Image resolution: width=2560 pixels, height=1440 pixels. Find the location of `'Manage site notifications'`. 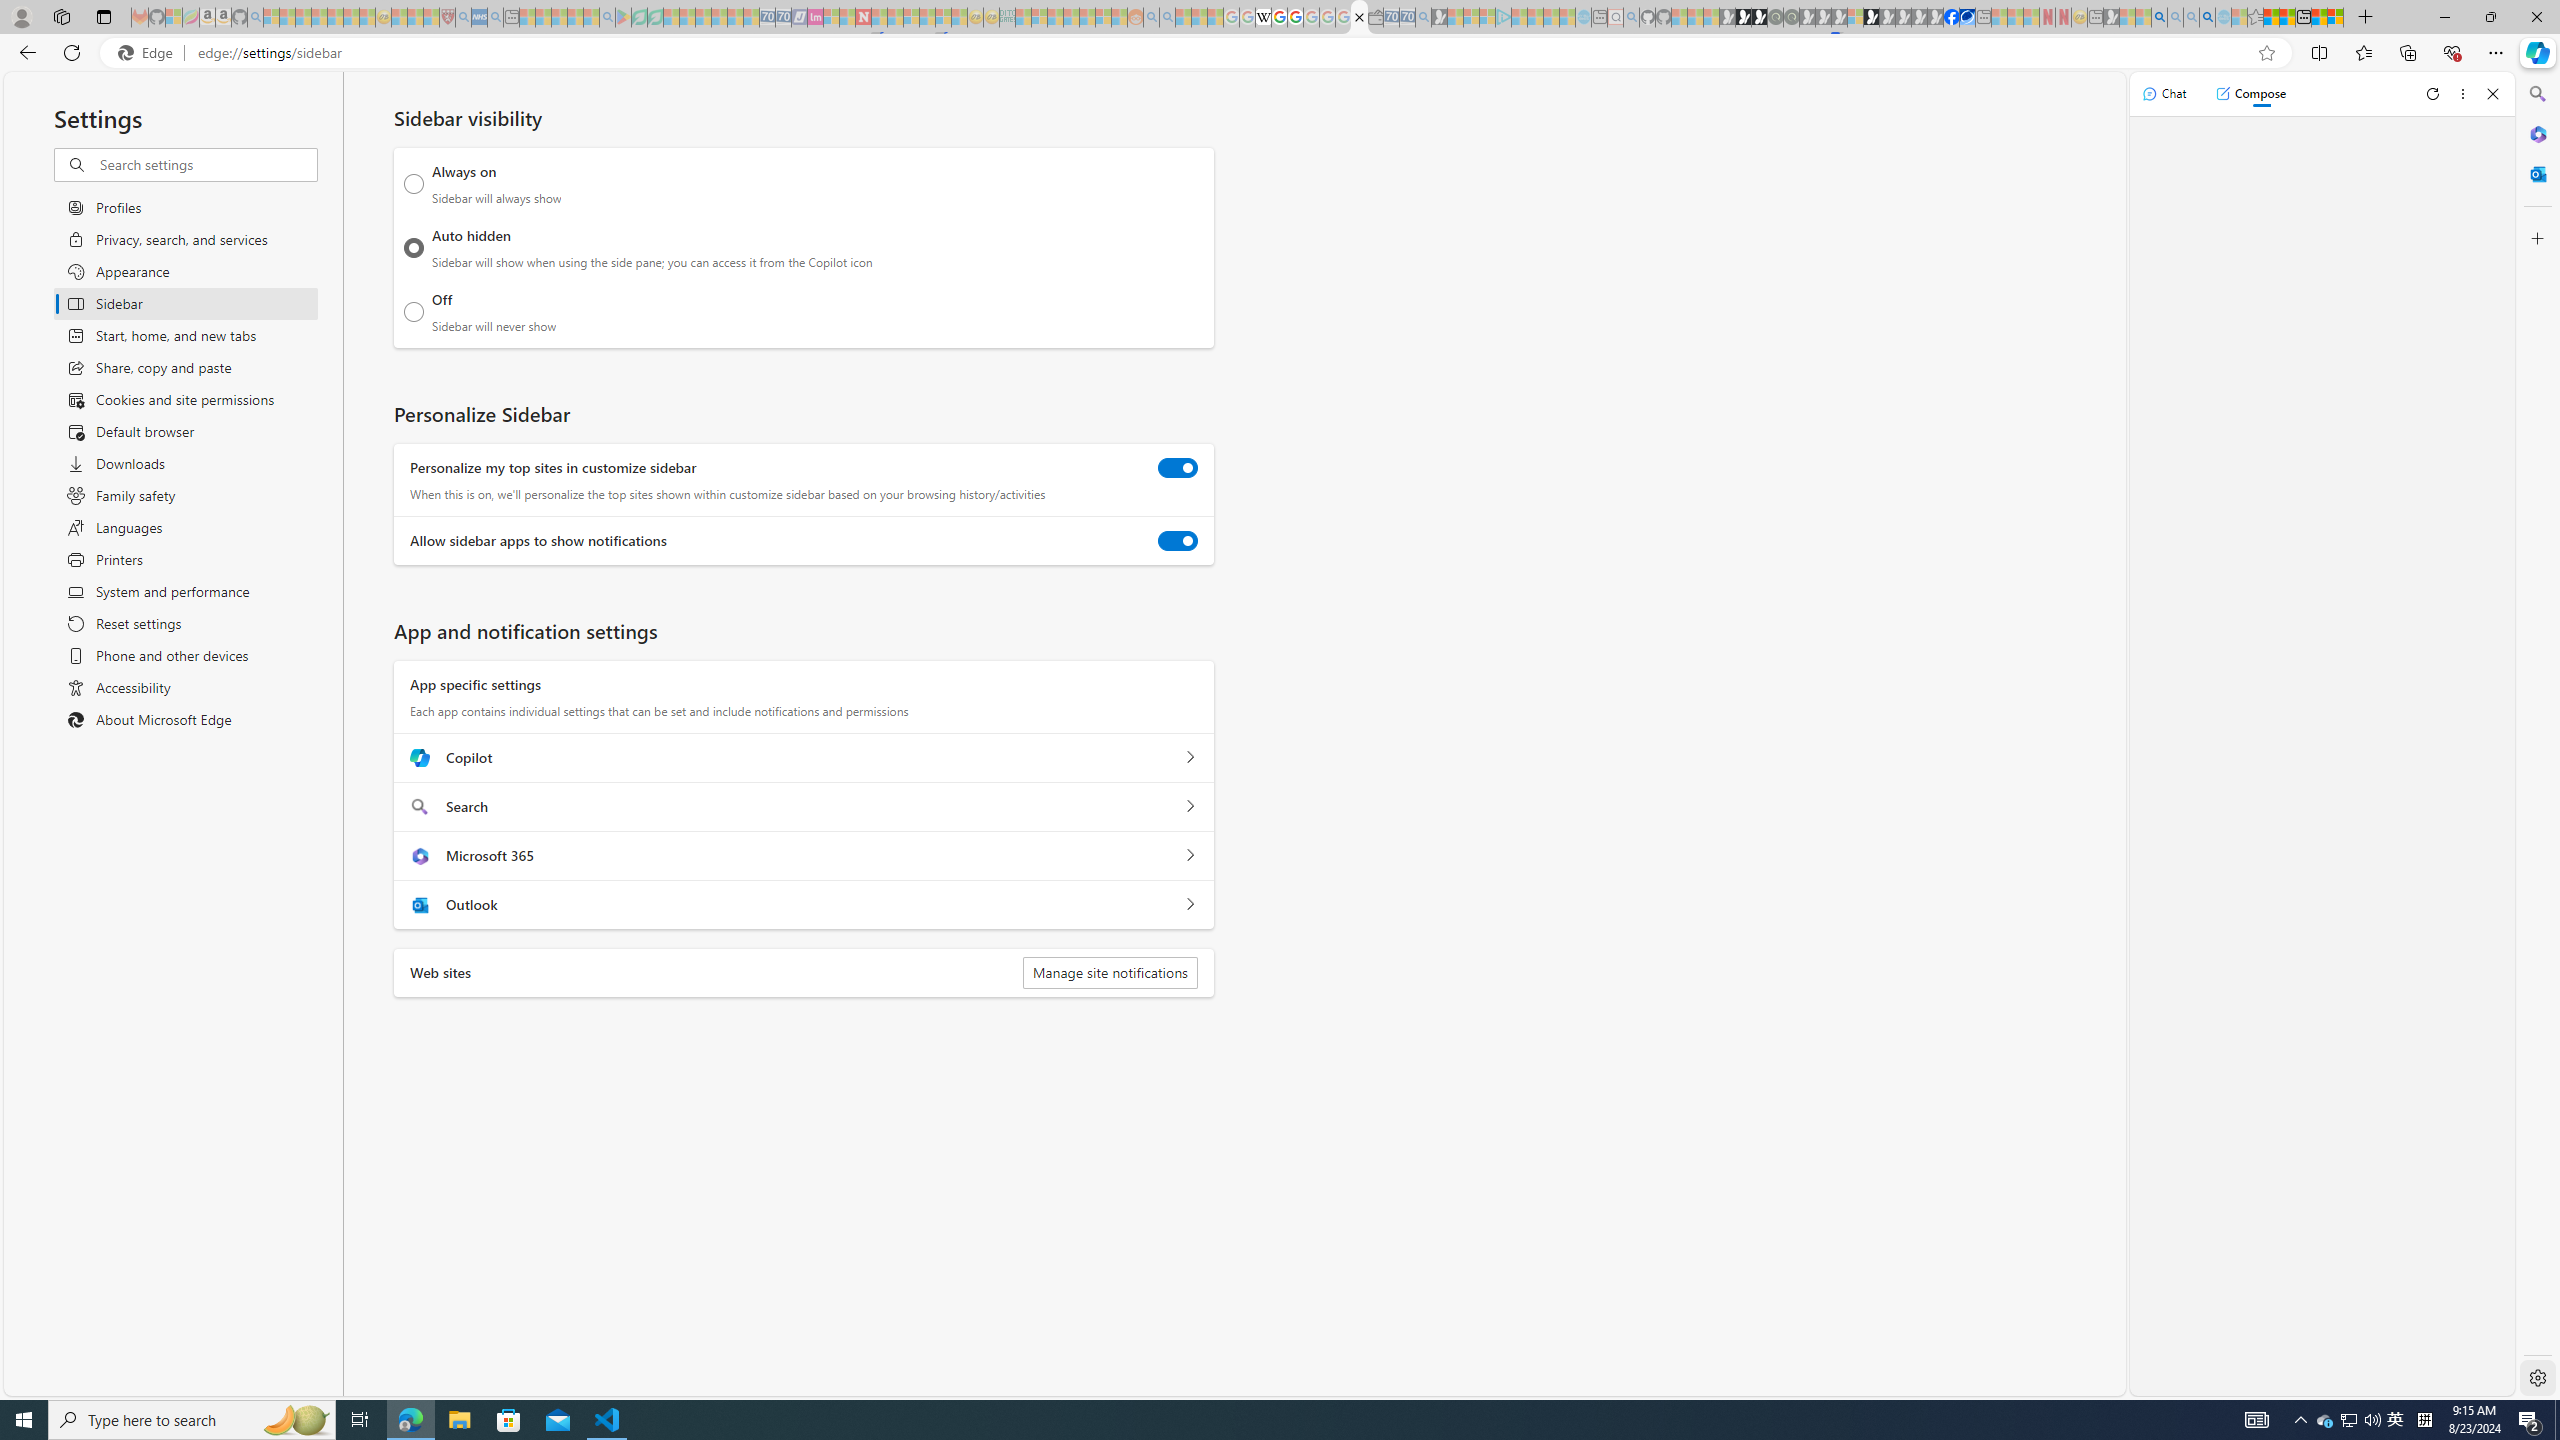

'Manage site notifications' is located at coordinates (1108, 972).